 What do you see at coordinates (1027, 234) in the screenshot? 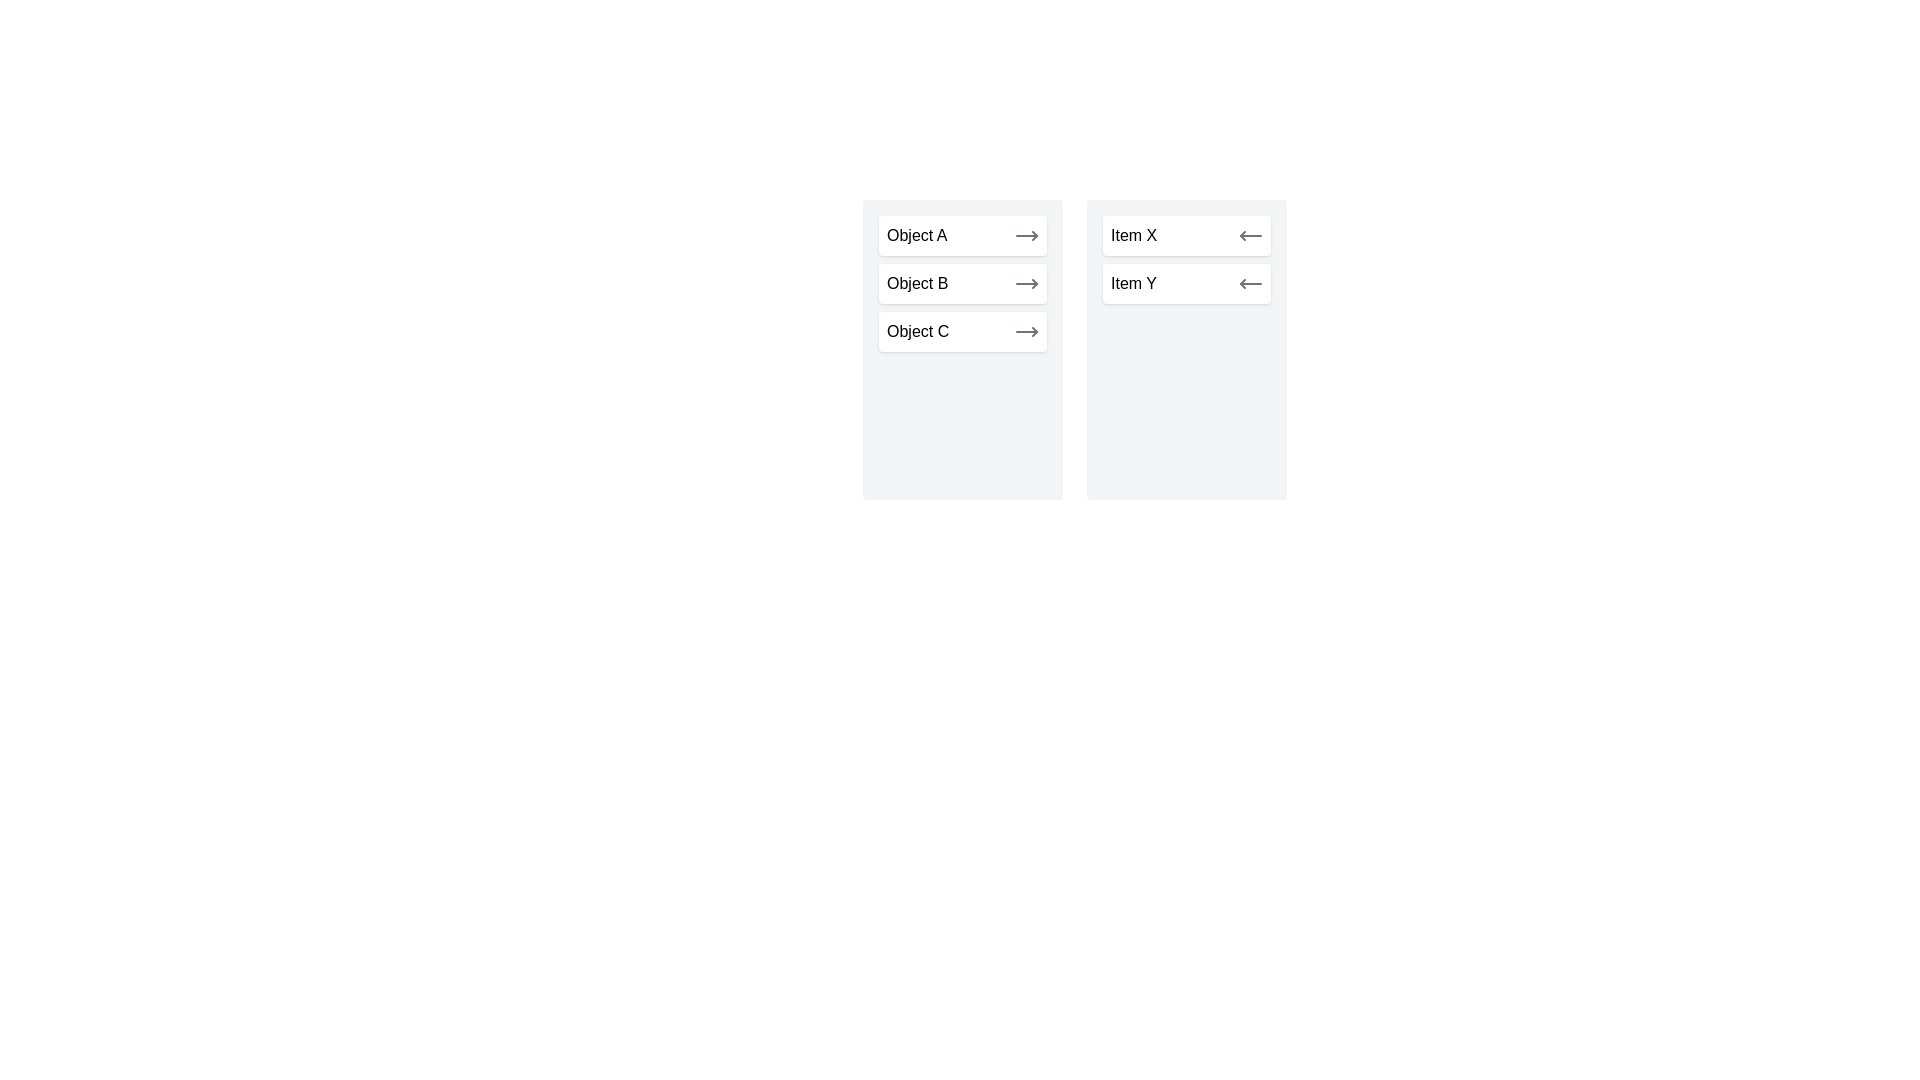
I see `transfer button next to Object A in the left list to move it to the right list` at bounding box center [1027, 234].